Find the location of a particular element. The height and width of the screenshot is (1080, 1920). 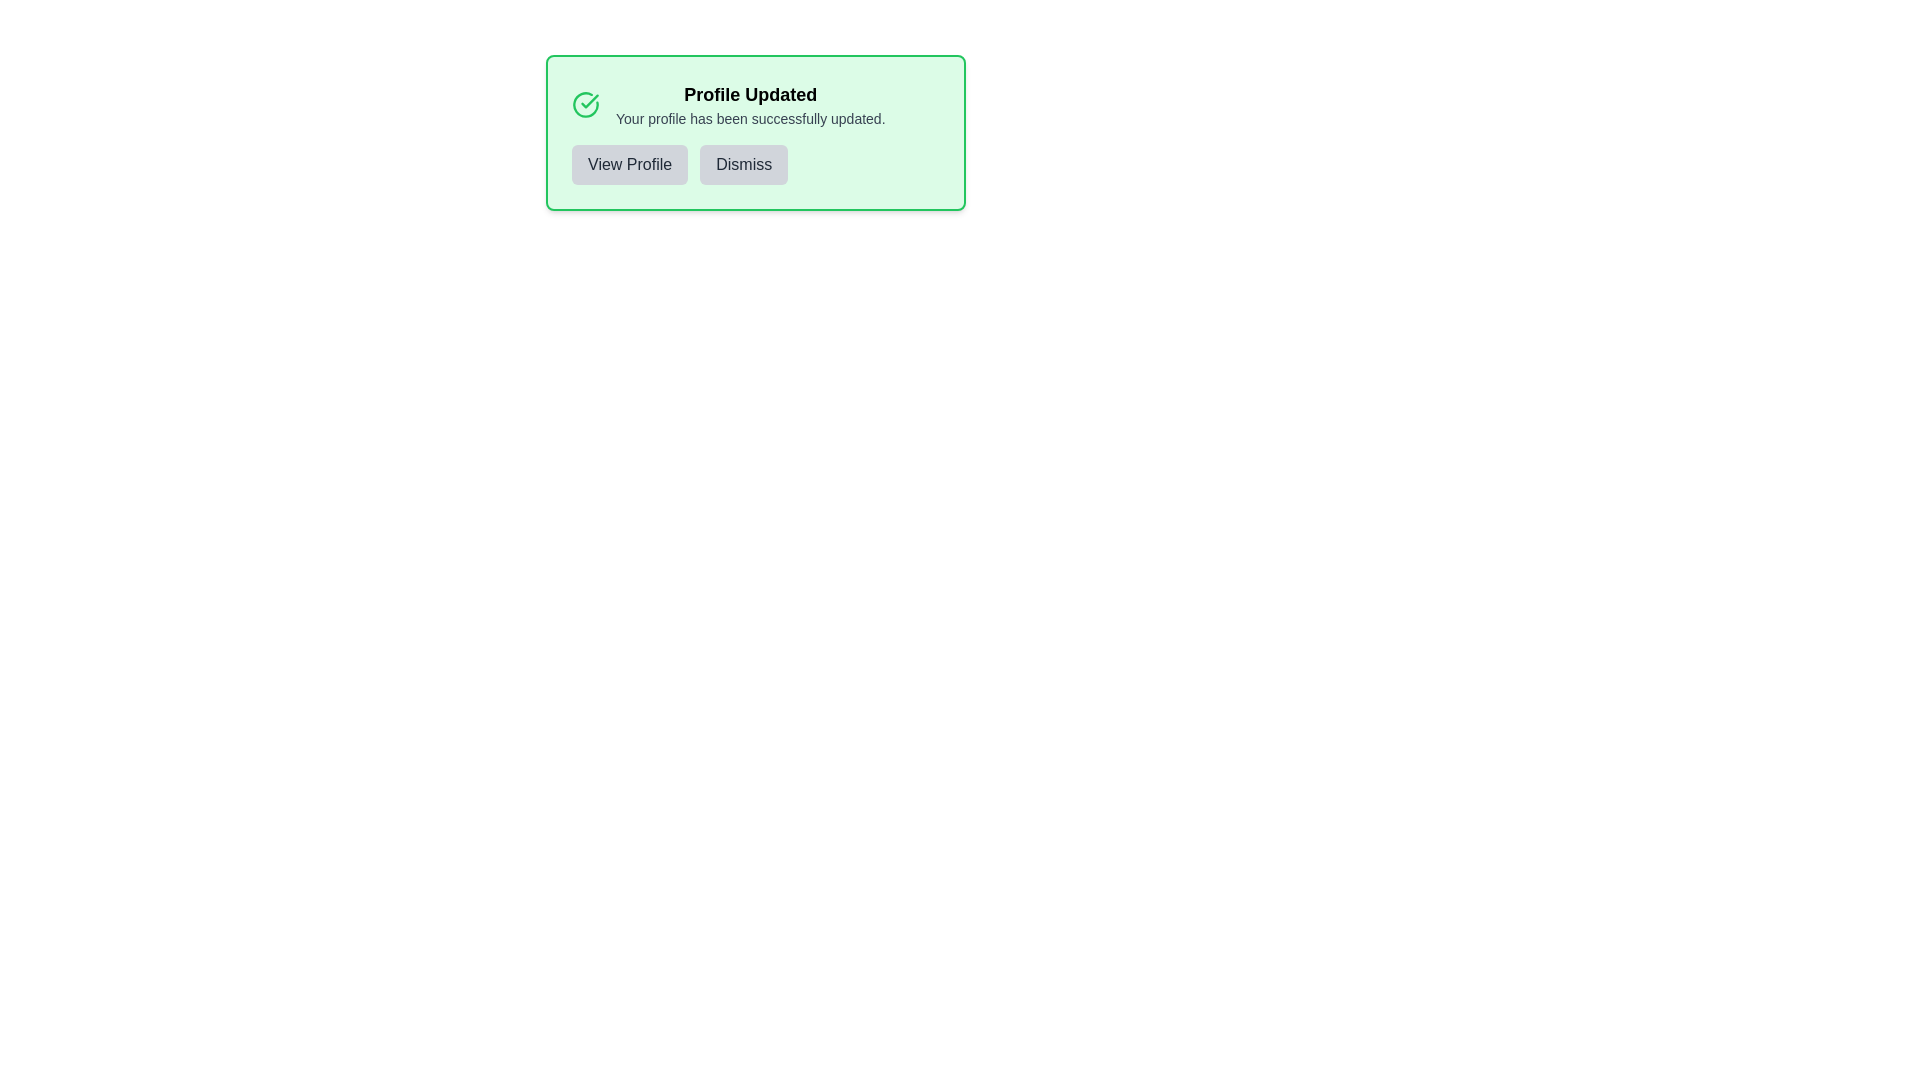

the success message text below the 'Profile Updated' heading within the notification card is located at coordinates (749, 119).